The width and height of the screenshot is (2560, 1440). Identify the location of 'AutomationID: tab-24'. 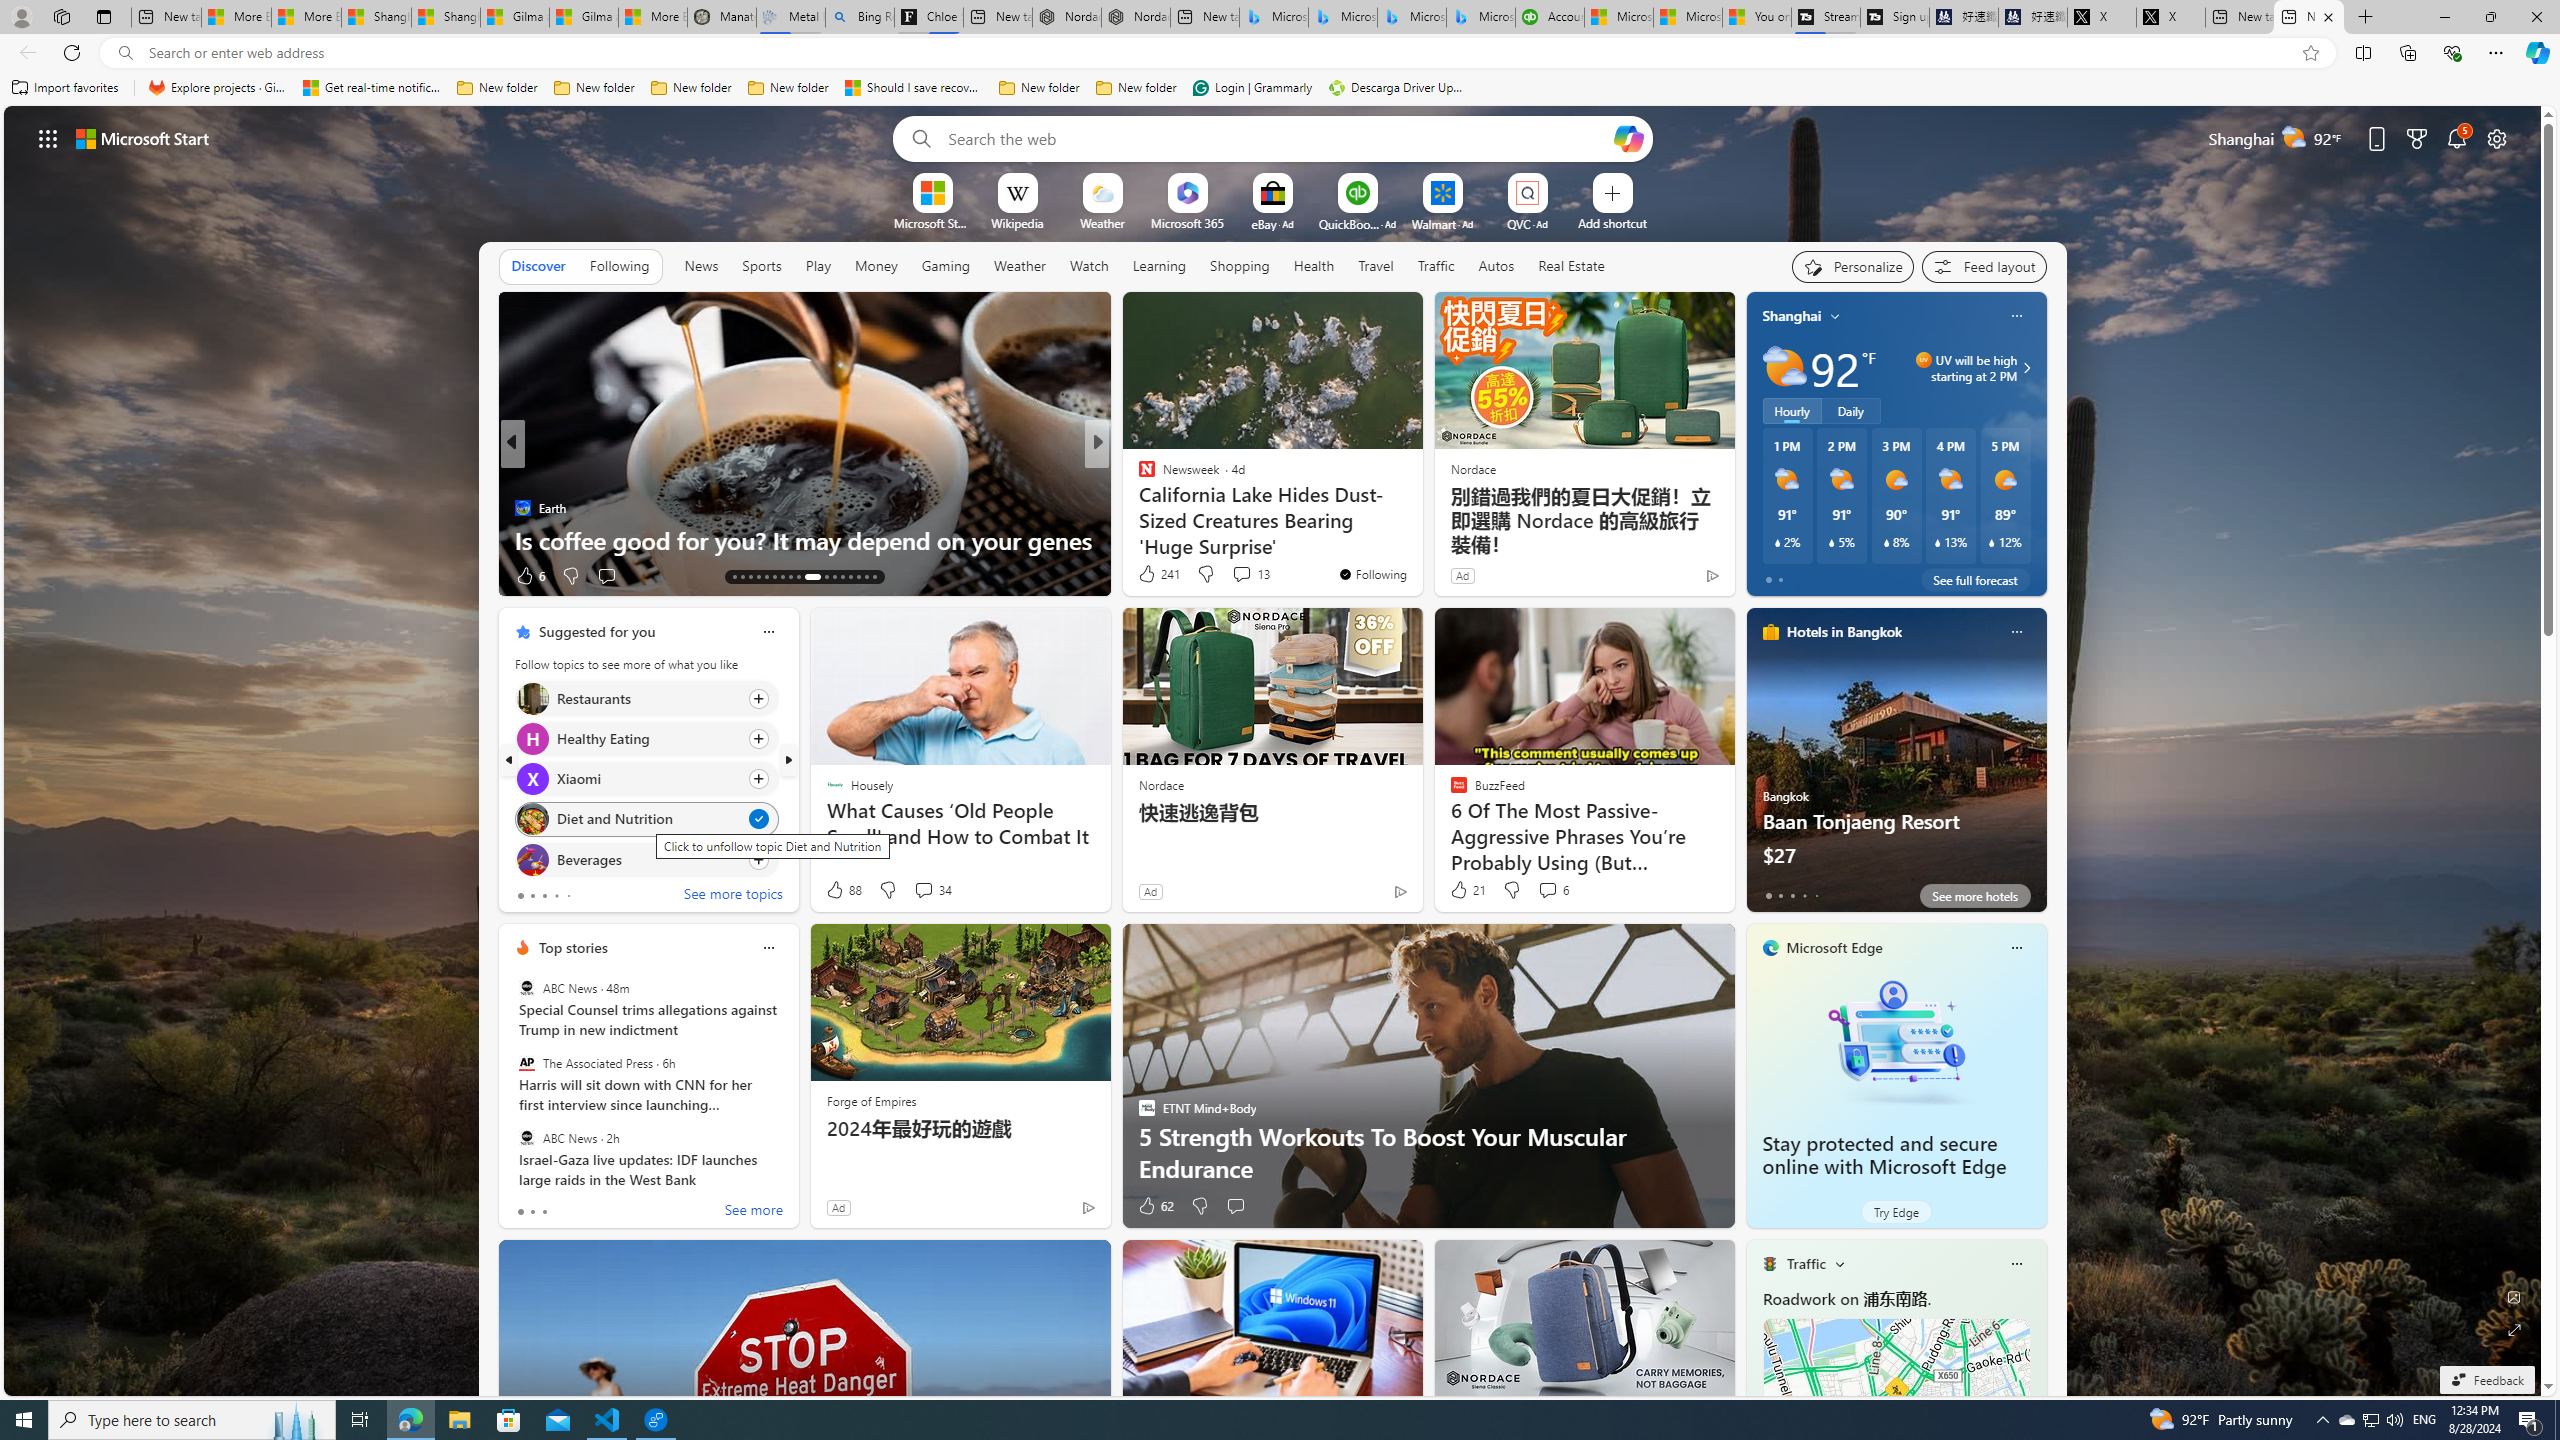
(833, 577).